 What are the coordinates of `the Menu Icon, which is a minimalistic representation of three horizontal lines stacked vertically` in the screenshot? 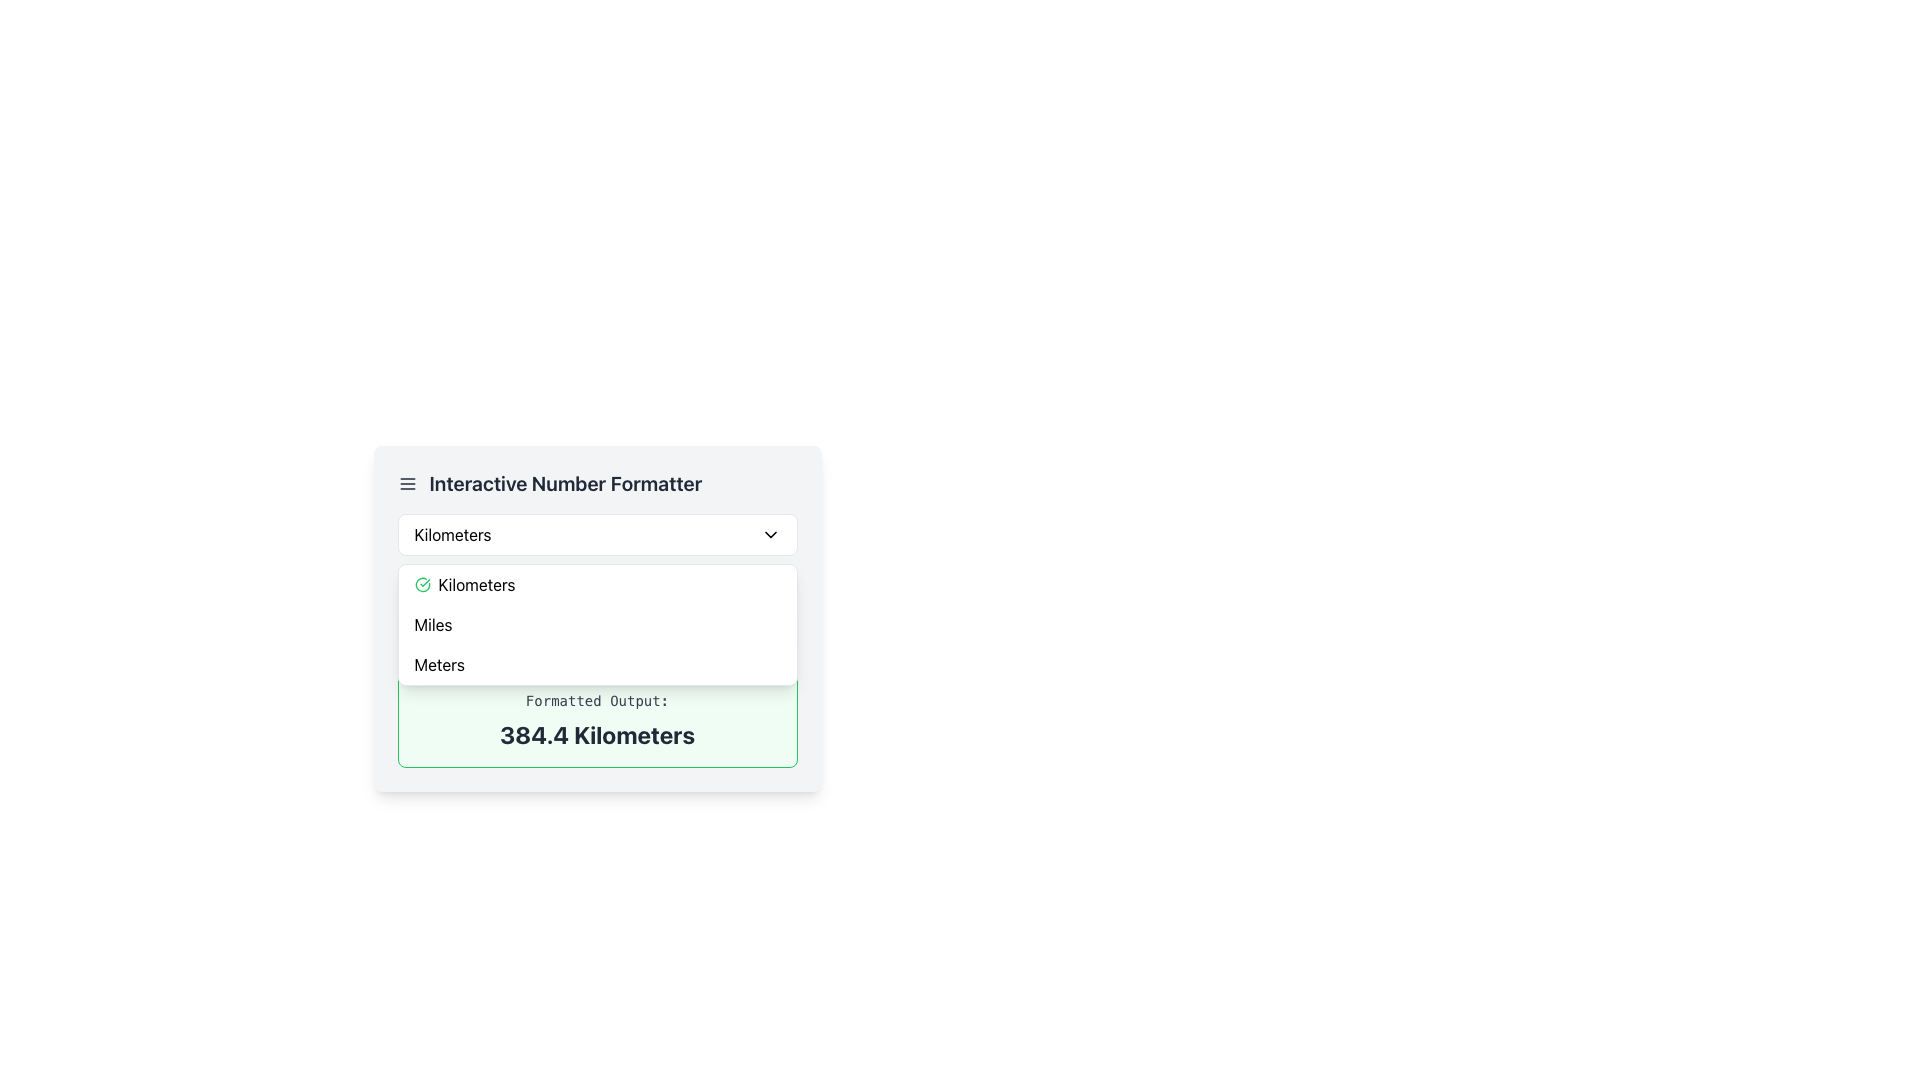 It's located at (406, 483).